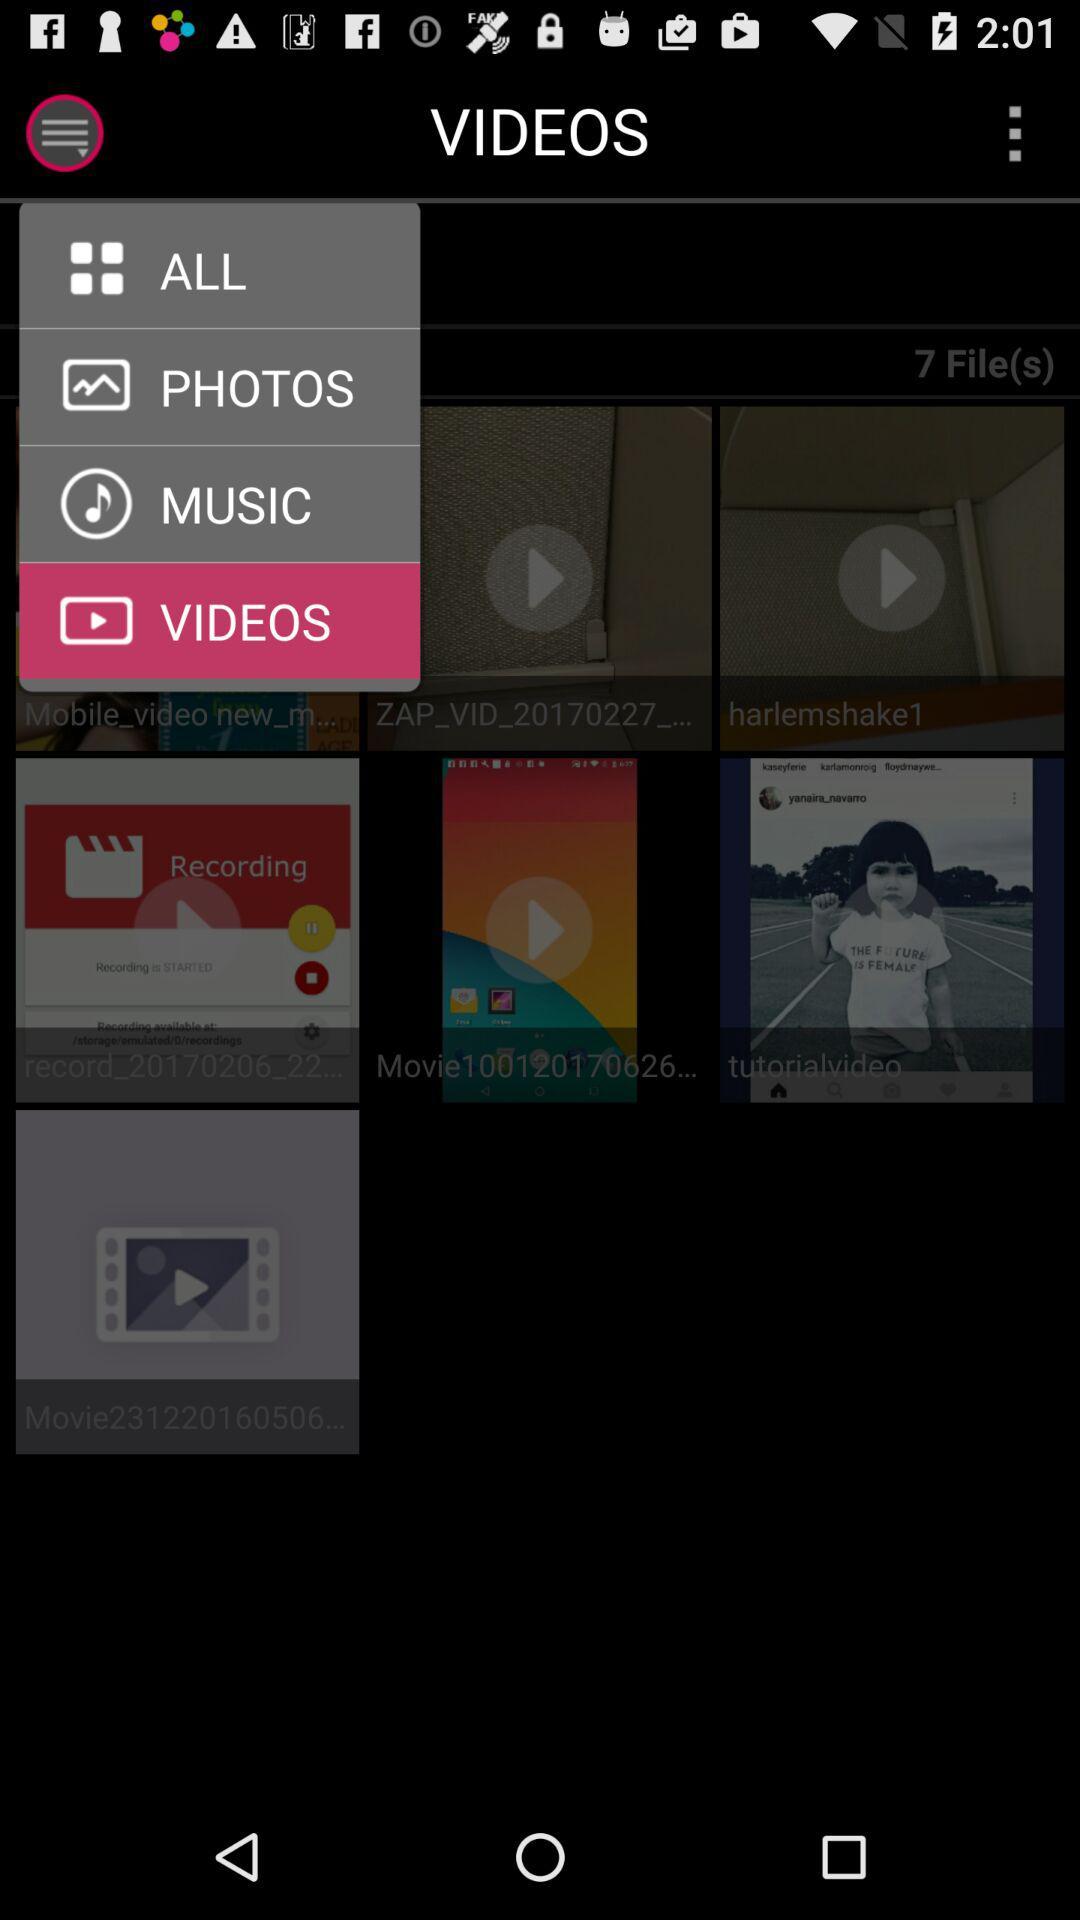  Describe the element at coordinates (219, 328) in the screenshot. I see `the icon above all devices icon` at that location.